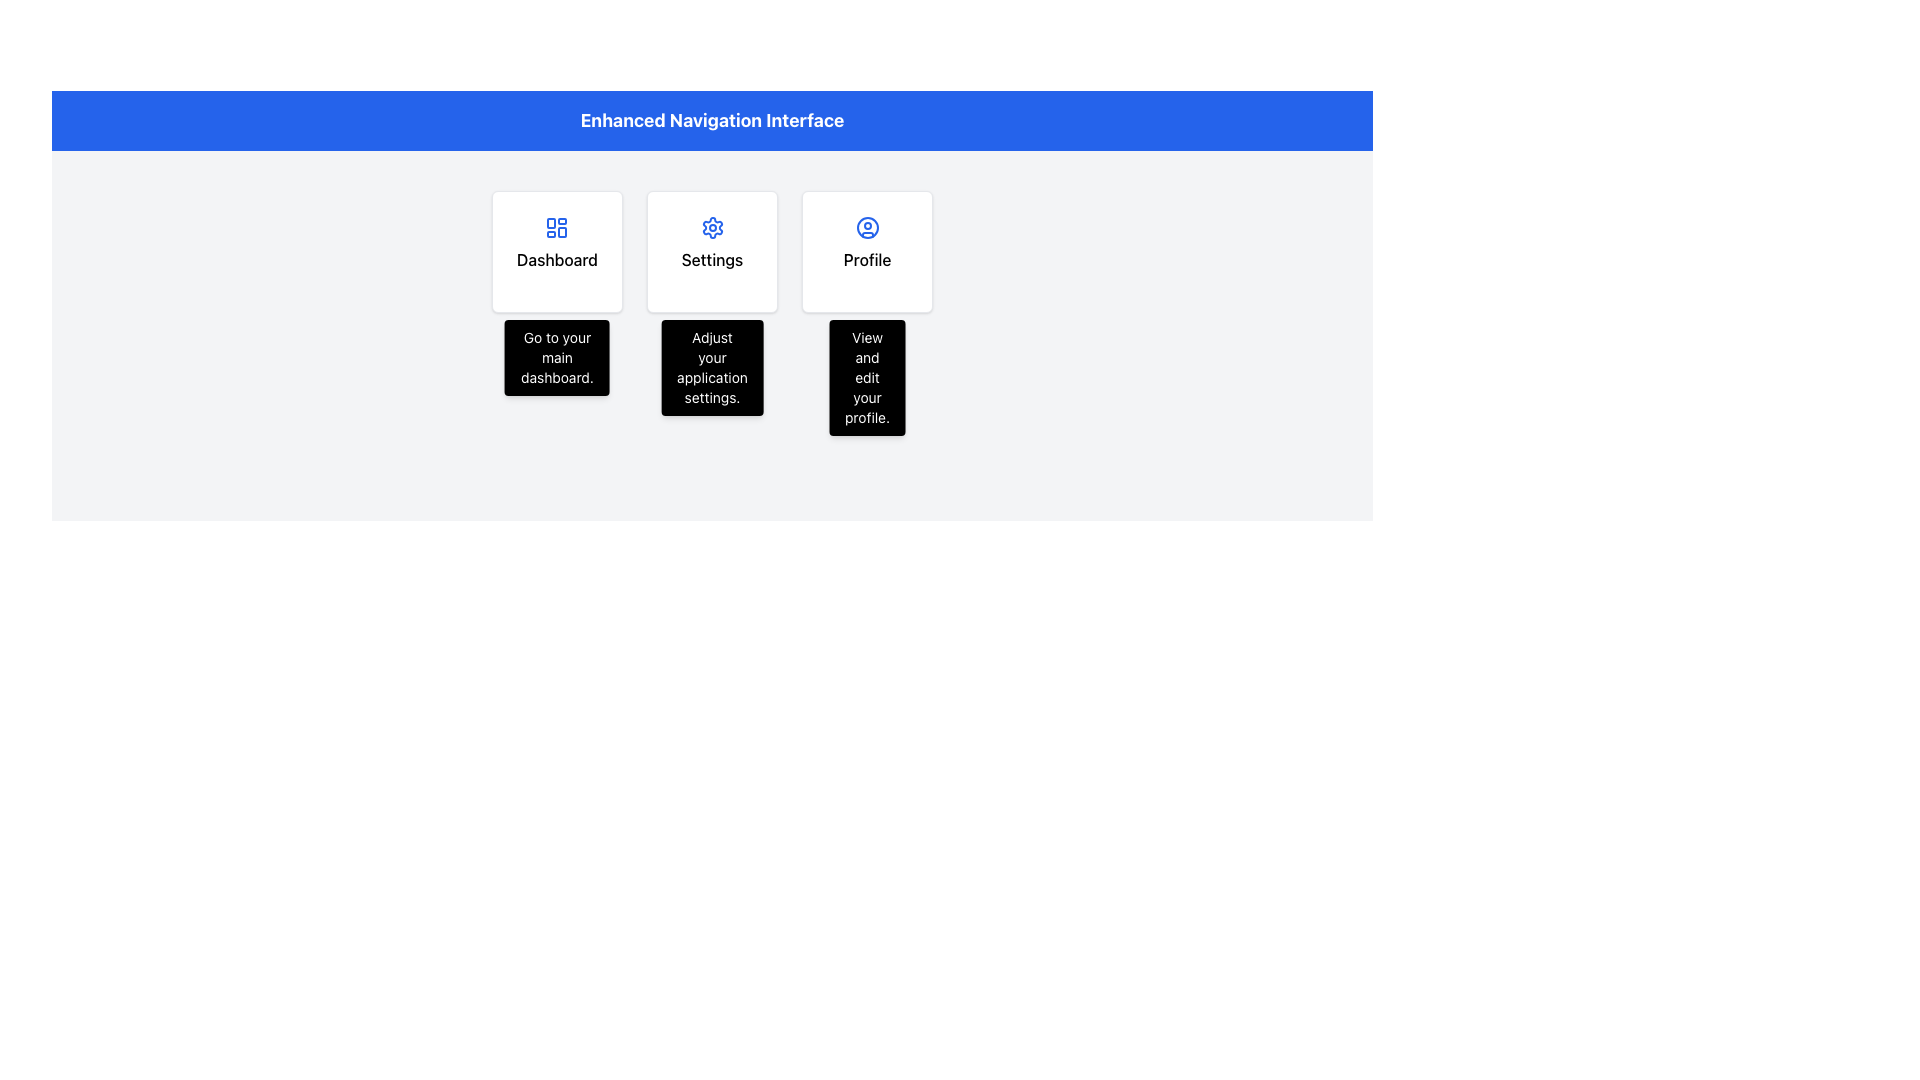 The image size is (1920, 1080). Describe the element at coordinates (867, 226) in the screenshot. I see `the graphical decoration within the user profile icon located in the Profile section of the interface` at that location.